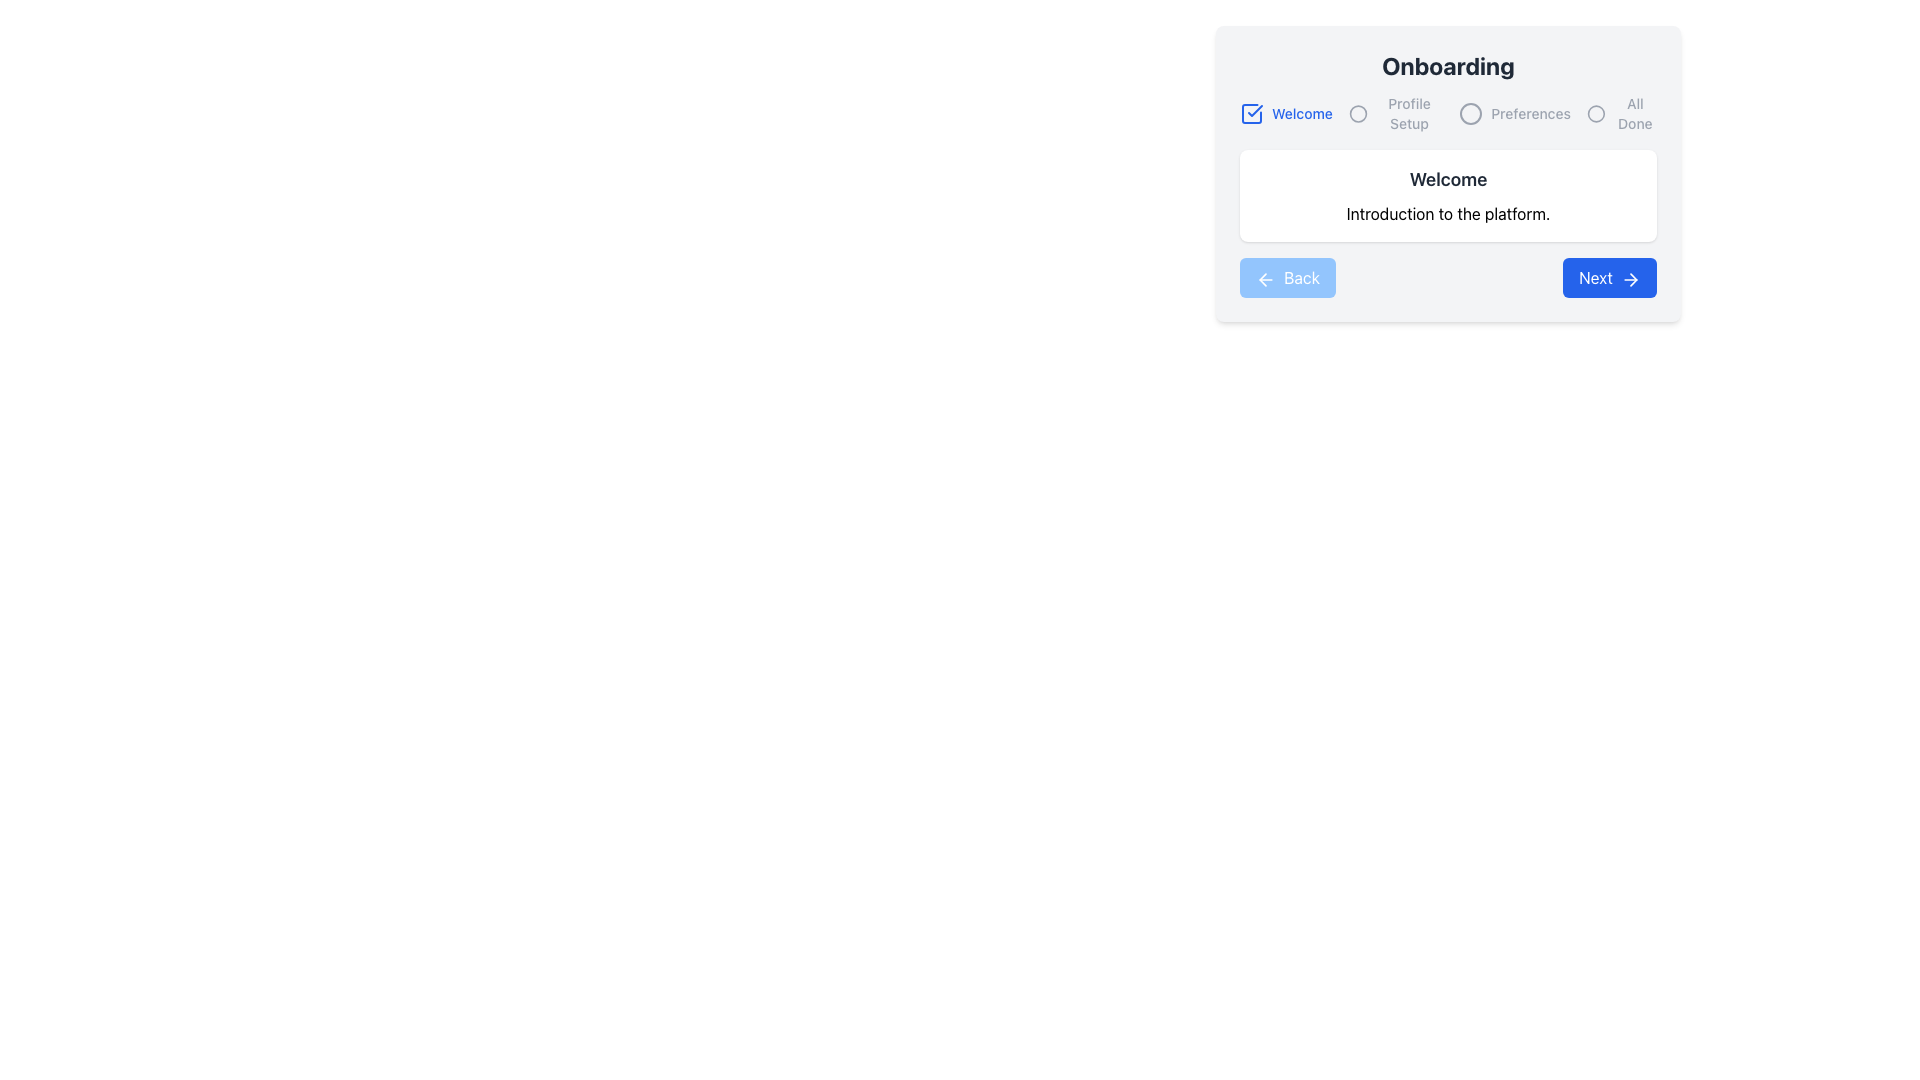 Image resolution: width=1920 pixels, height=1080 pixels. I want to click on the Labeled icon indicating the active or completed status of the 'Welcome' onboarding step, located in the top-left section of the horizontal navigation component titled 'Onboarding', so click(1286, 114).